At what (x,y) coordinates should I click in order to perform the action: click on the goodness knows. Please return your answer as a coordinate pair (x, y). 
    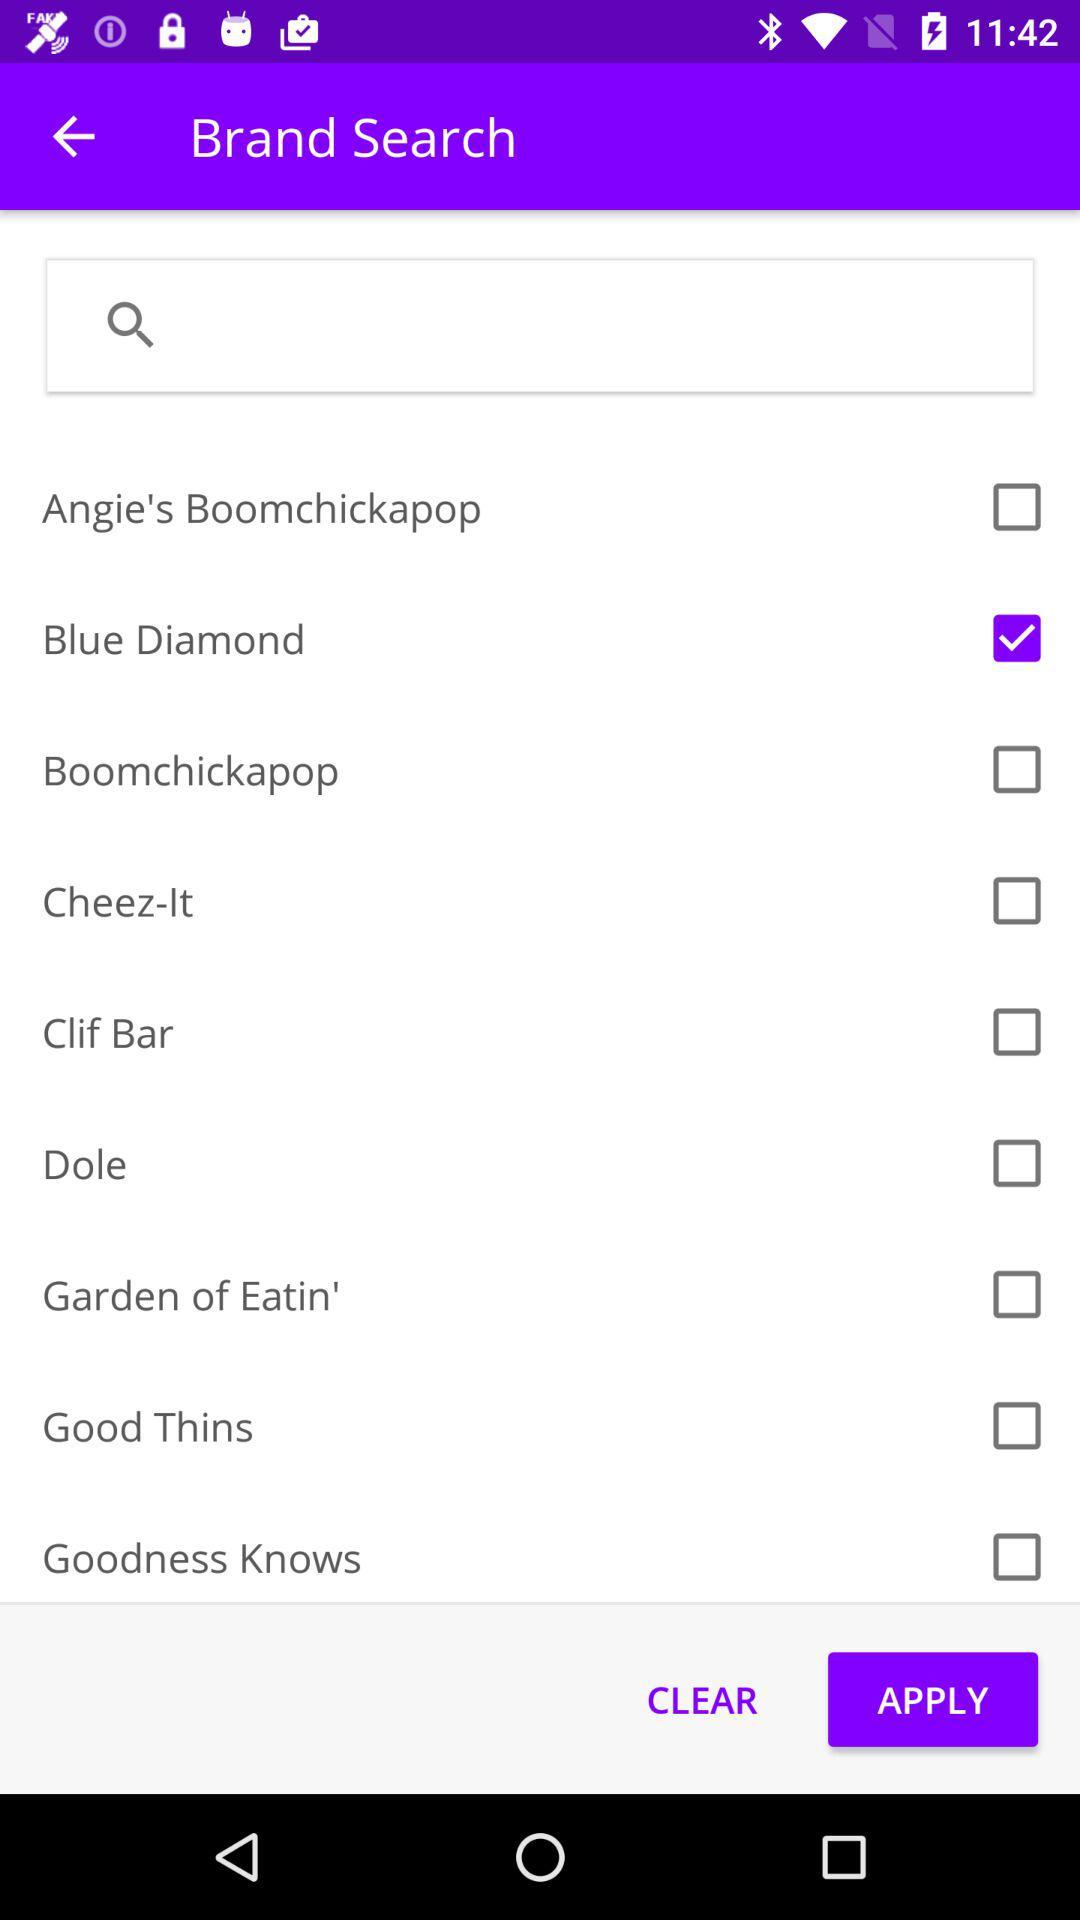
    Looking at the image, I should click on (507, 1556).